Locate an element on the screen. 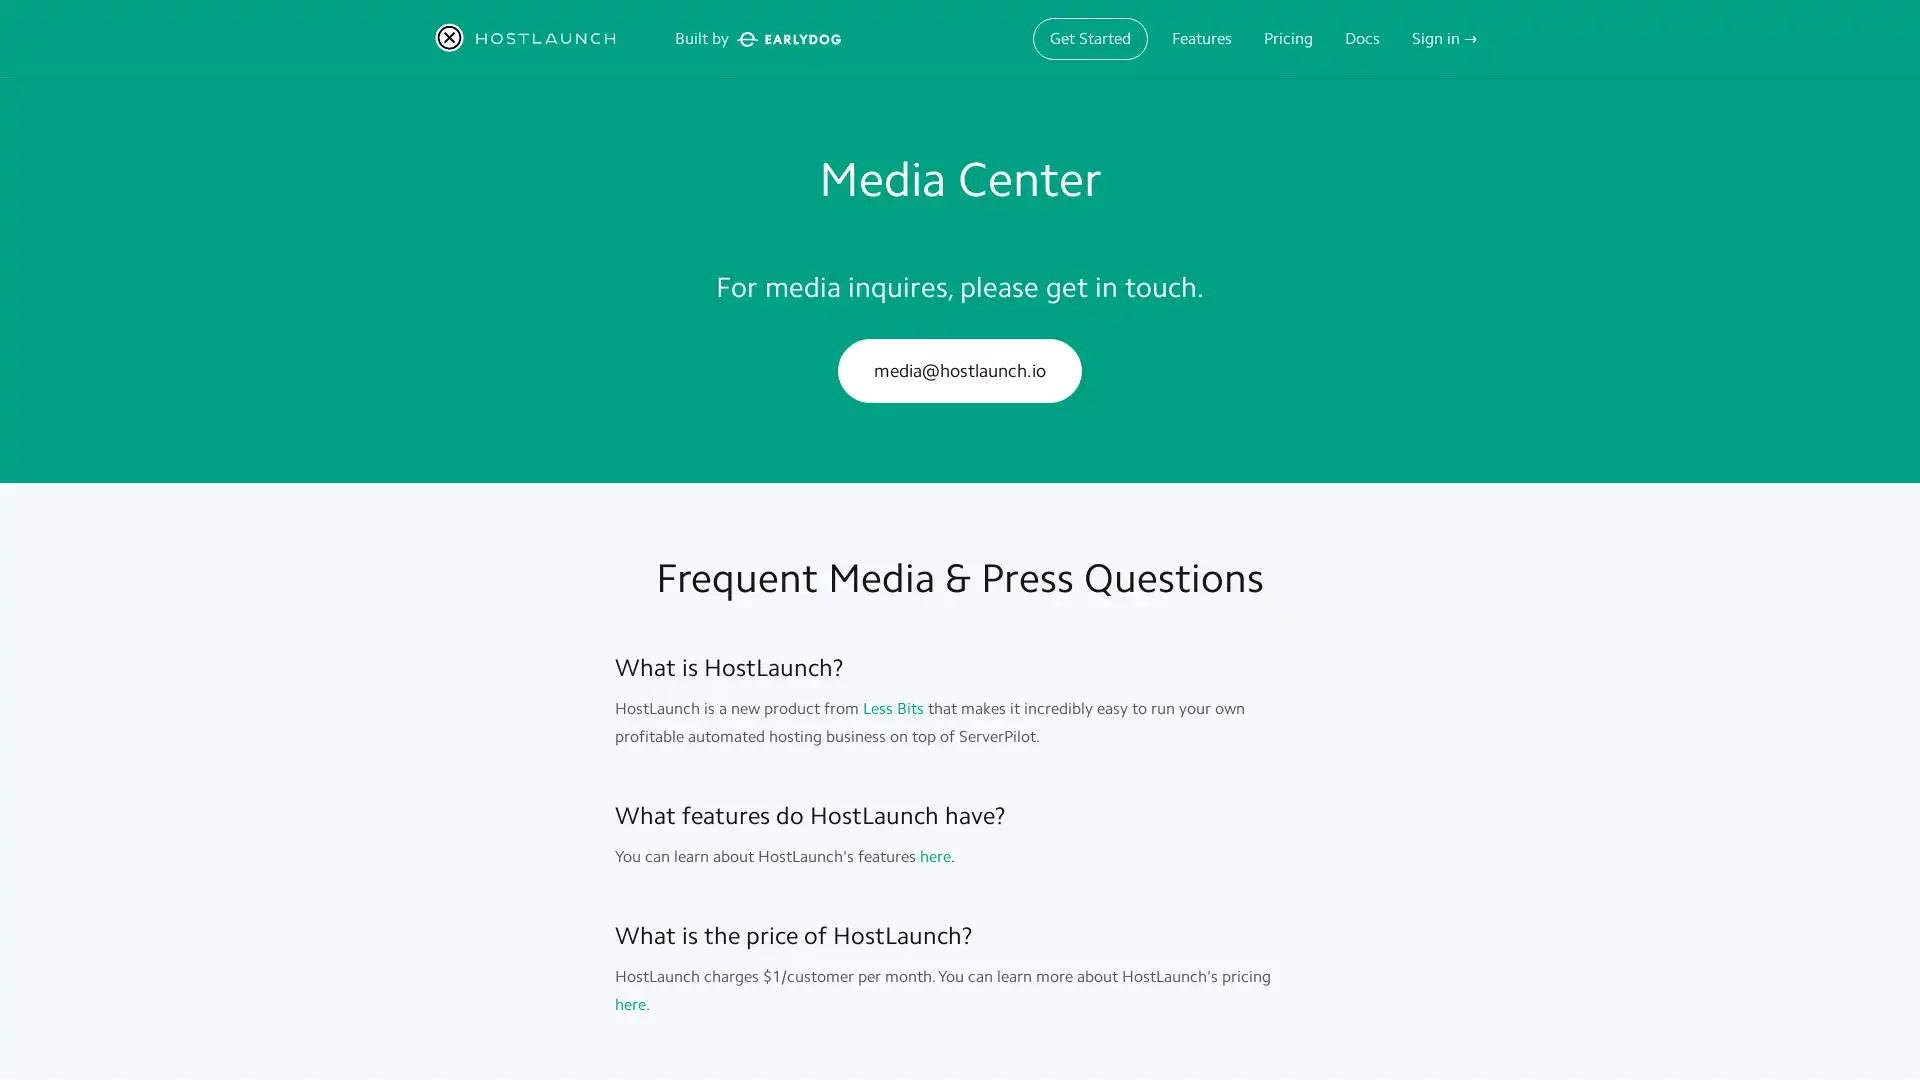 Image resolution: width=1920 pixels, height=1080 pixels. Docs is located at coordinates (1361, 38).